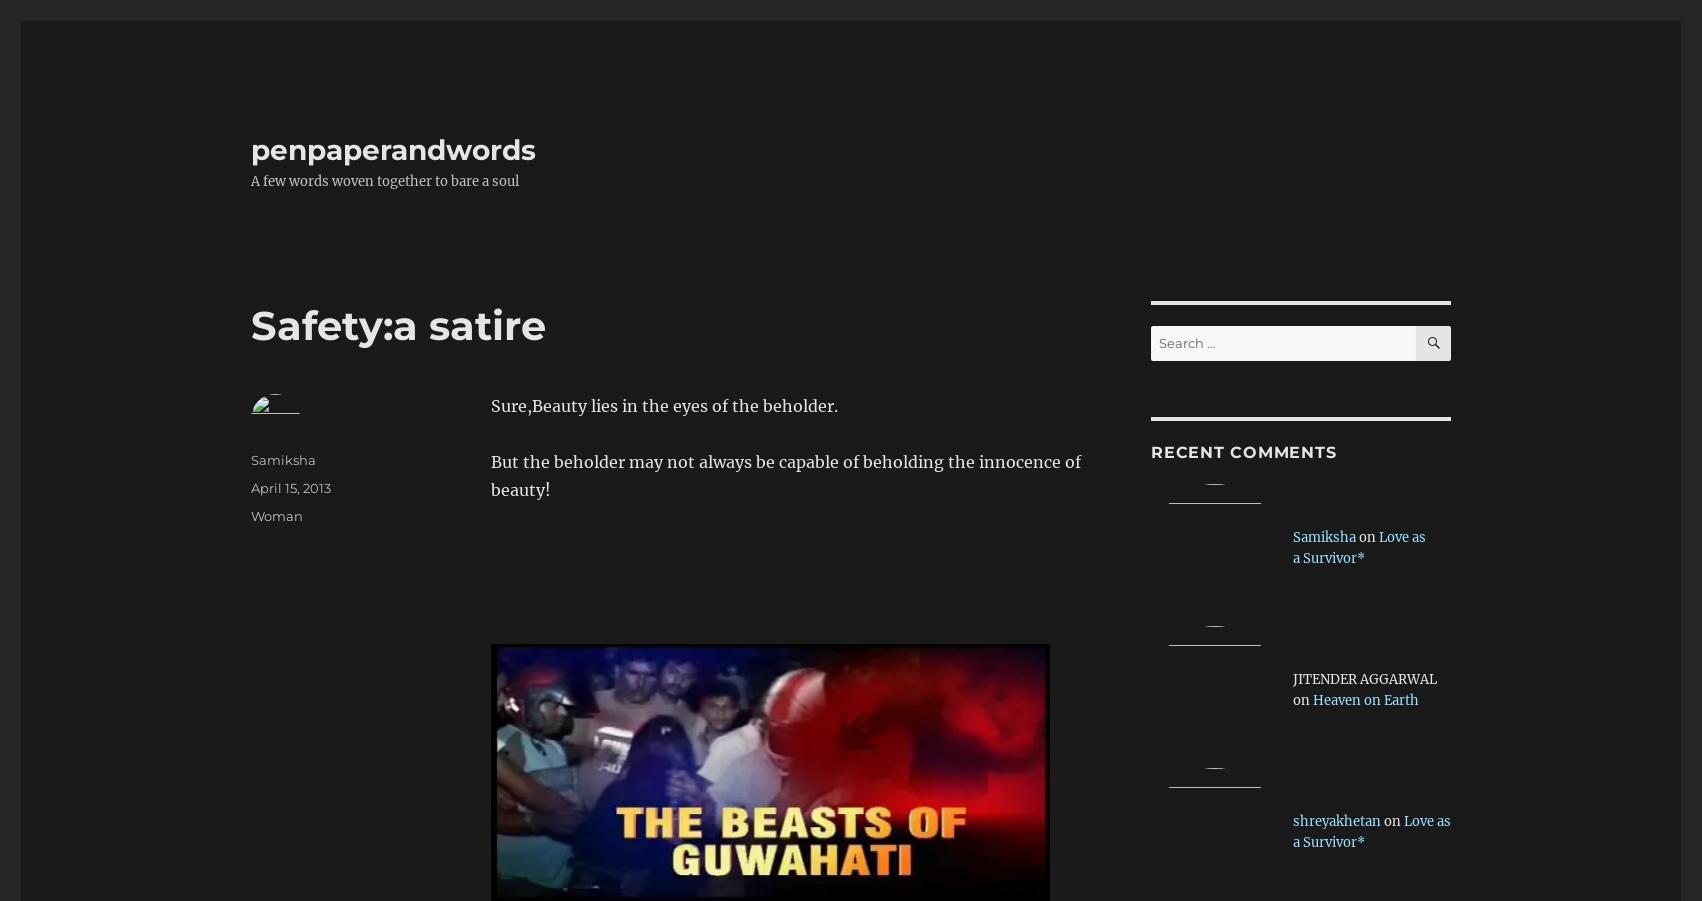 The image size is (1702, 901). What do you see at coordinates (291, 487) in the screenshot?
I see `'April 15, 2013'` at bounding box center [291, 487].